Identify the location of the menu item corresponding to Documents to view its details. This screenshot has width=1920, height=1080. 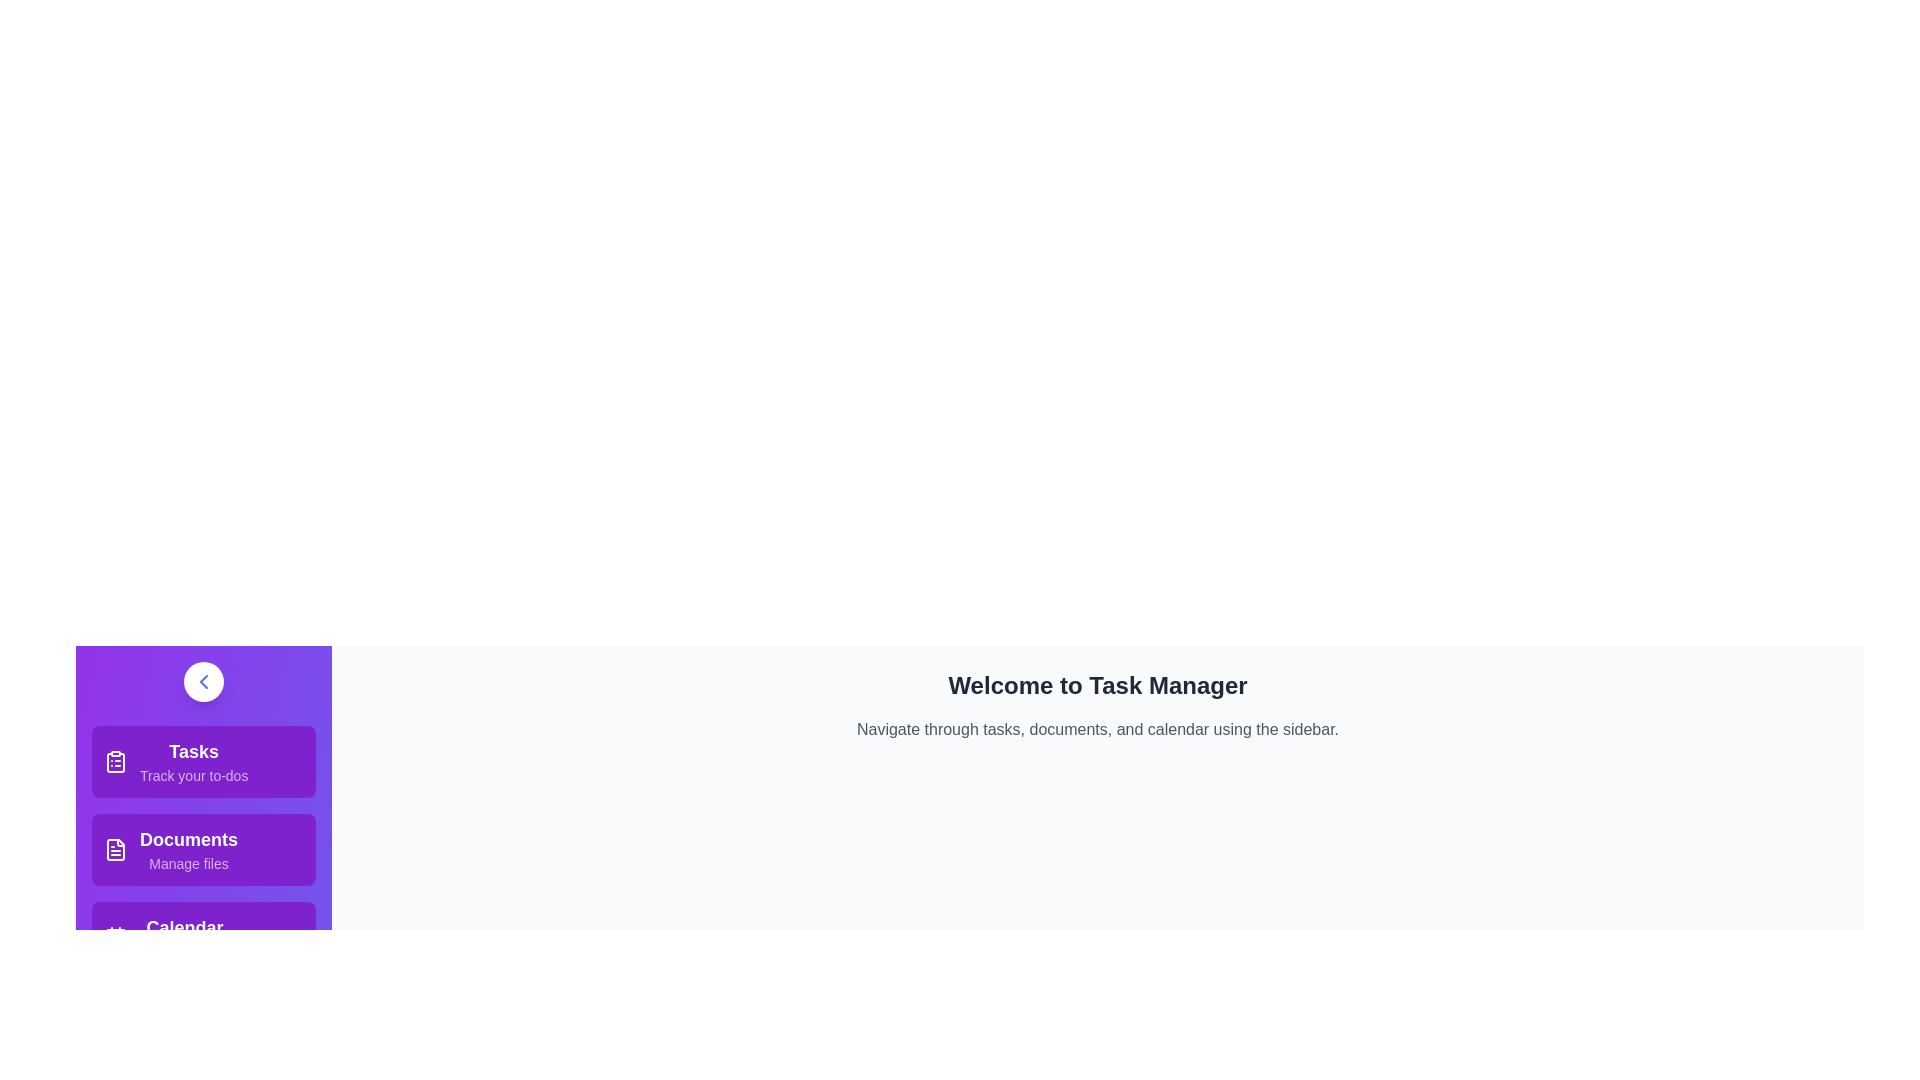
(203, 849).